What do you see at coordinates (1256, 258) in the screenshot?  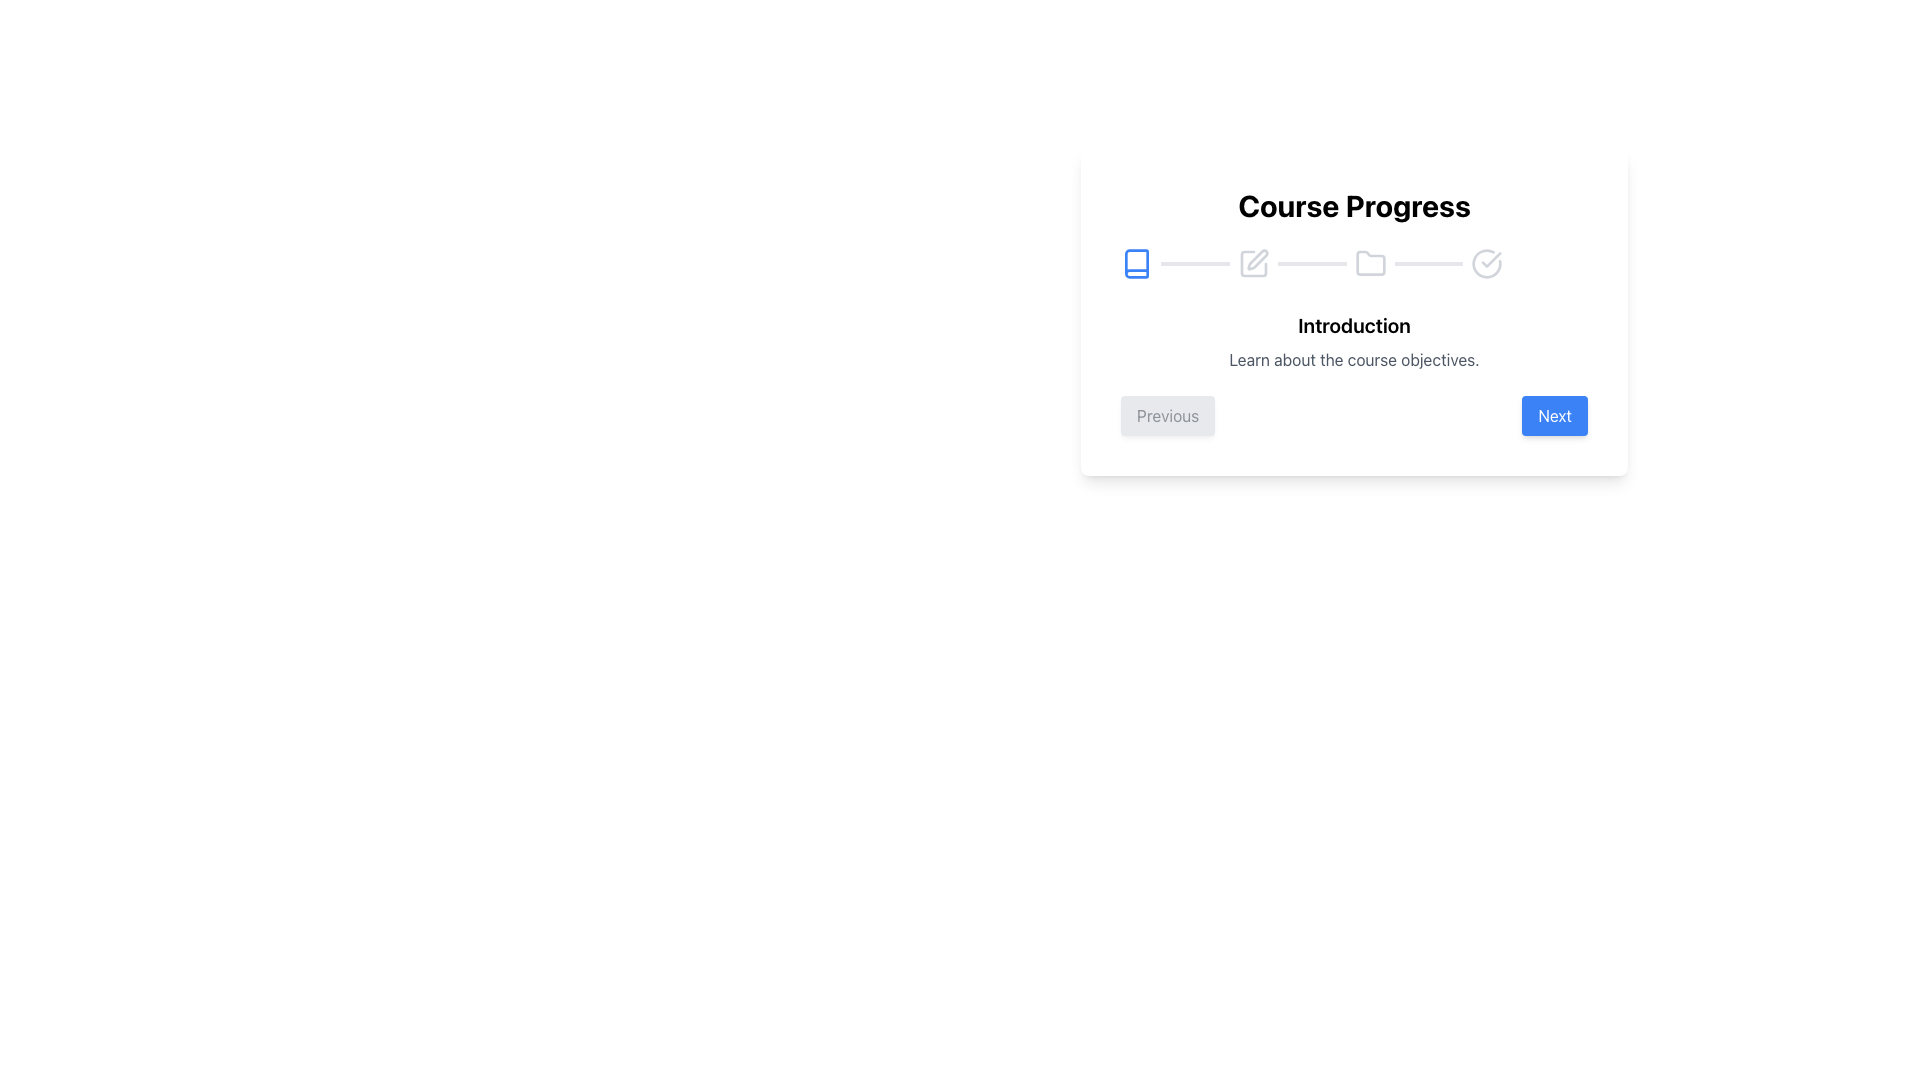 I see `the pencil icon in the second position of the horizontal progress bar` at bounding box center [1256, 258].